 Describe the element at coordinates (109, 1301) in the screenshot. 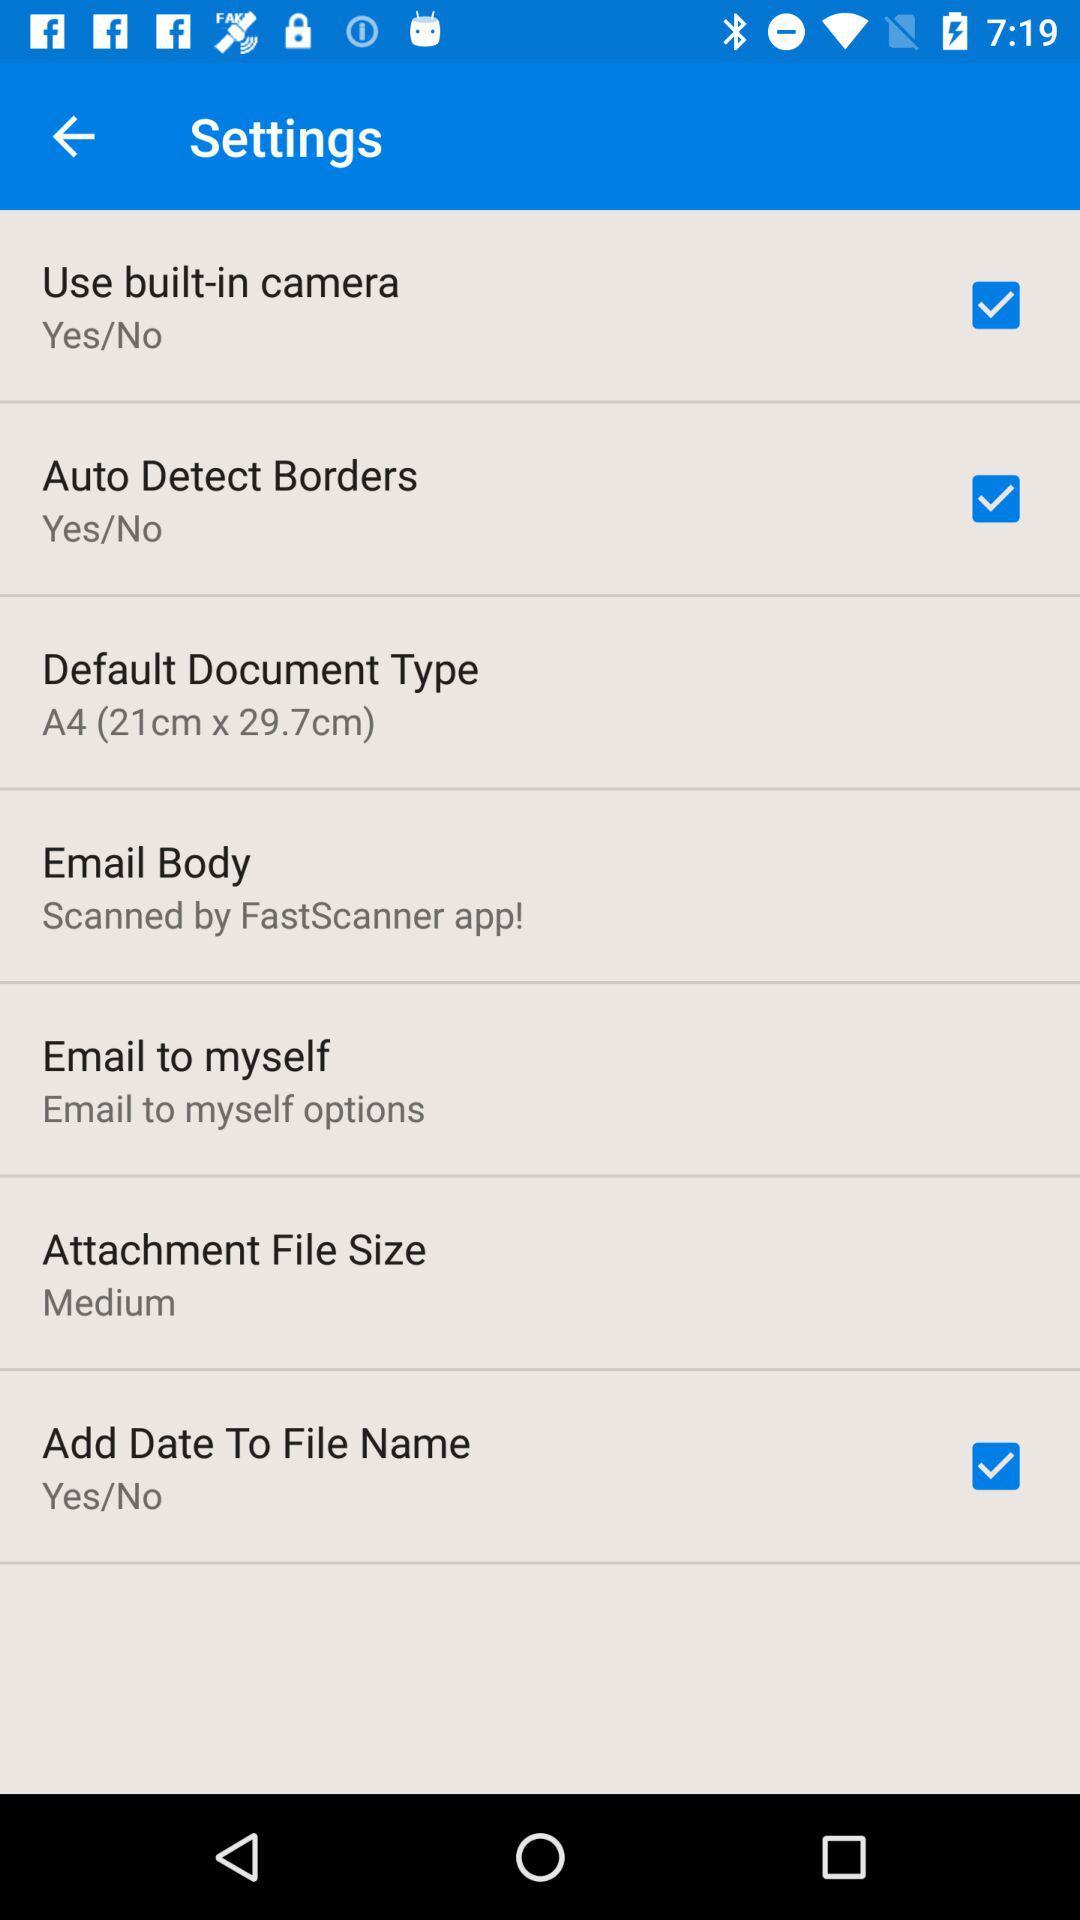

I see `the medium` at that location.